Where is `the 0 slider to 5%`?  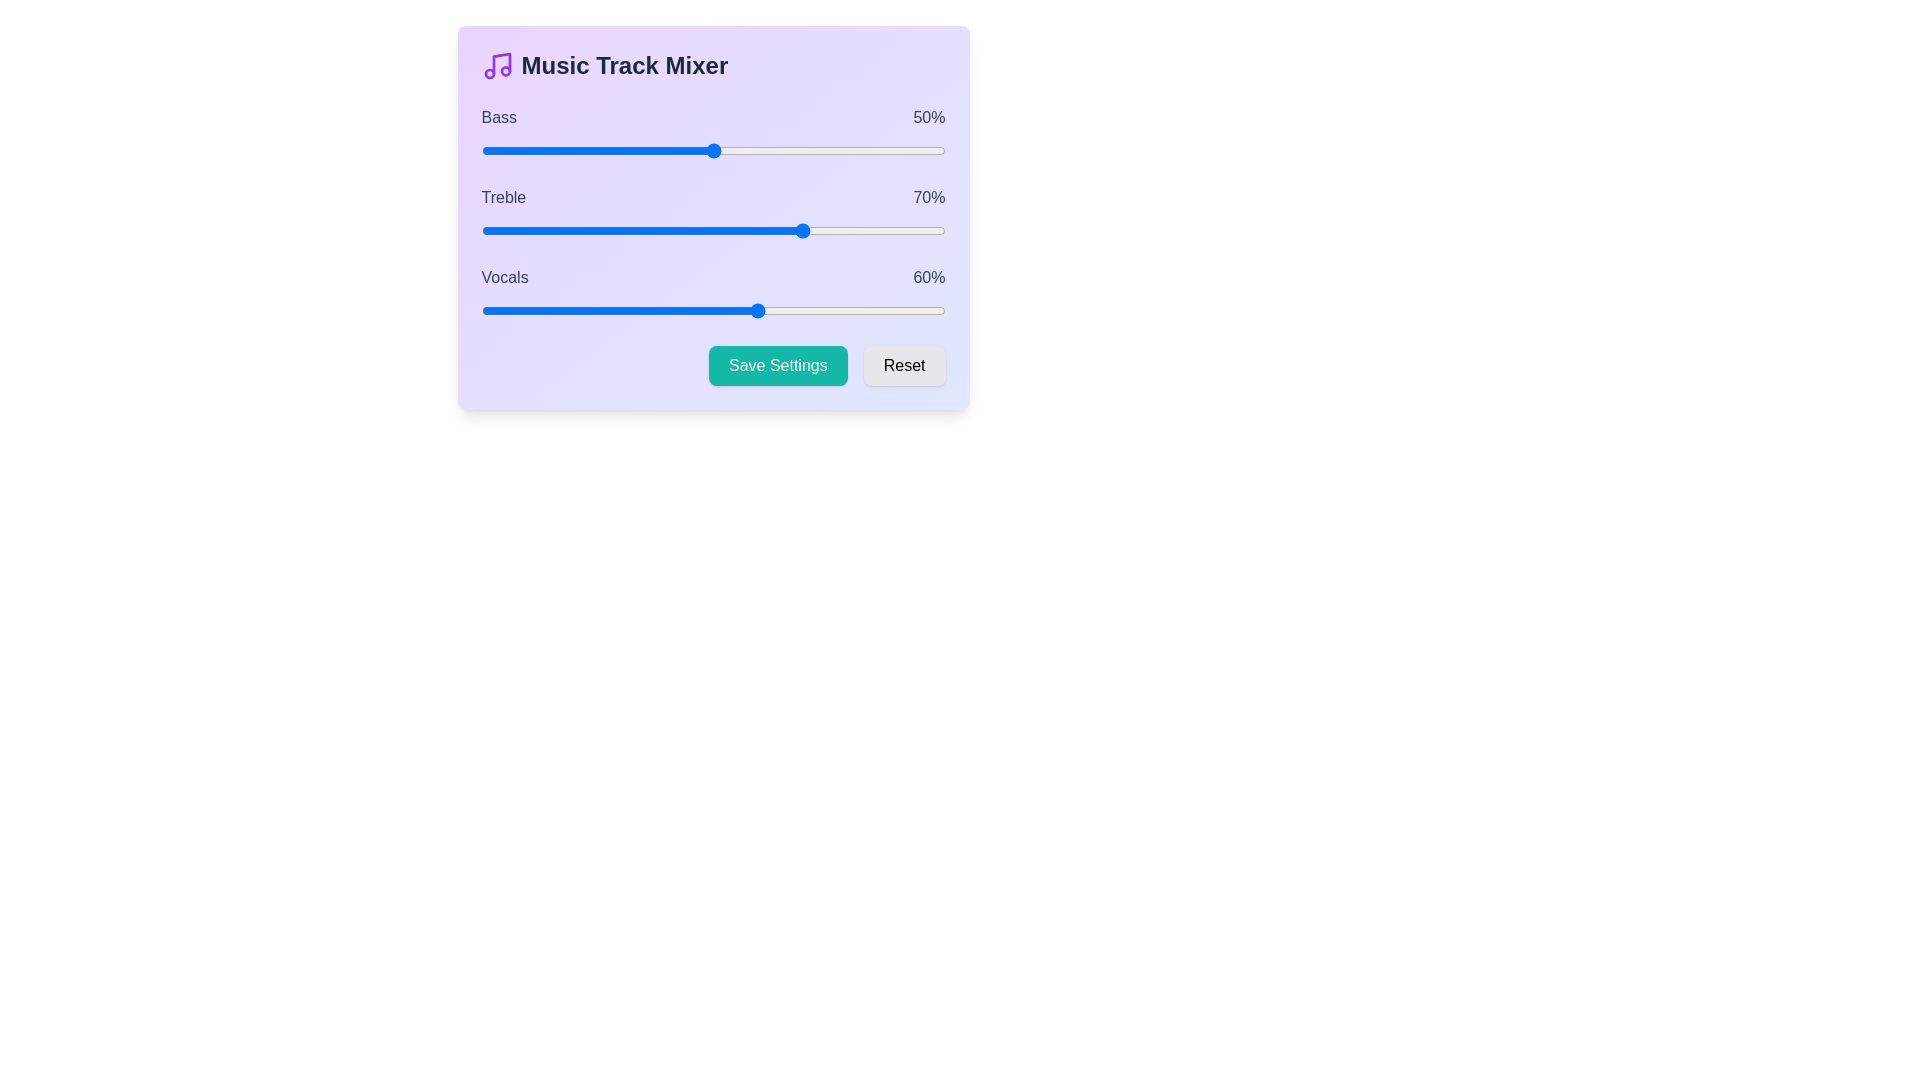
the 0 slider to 5% is located at coordinates (504, 149).